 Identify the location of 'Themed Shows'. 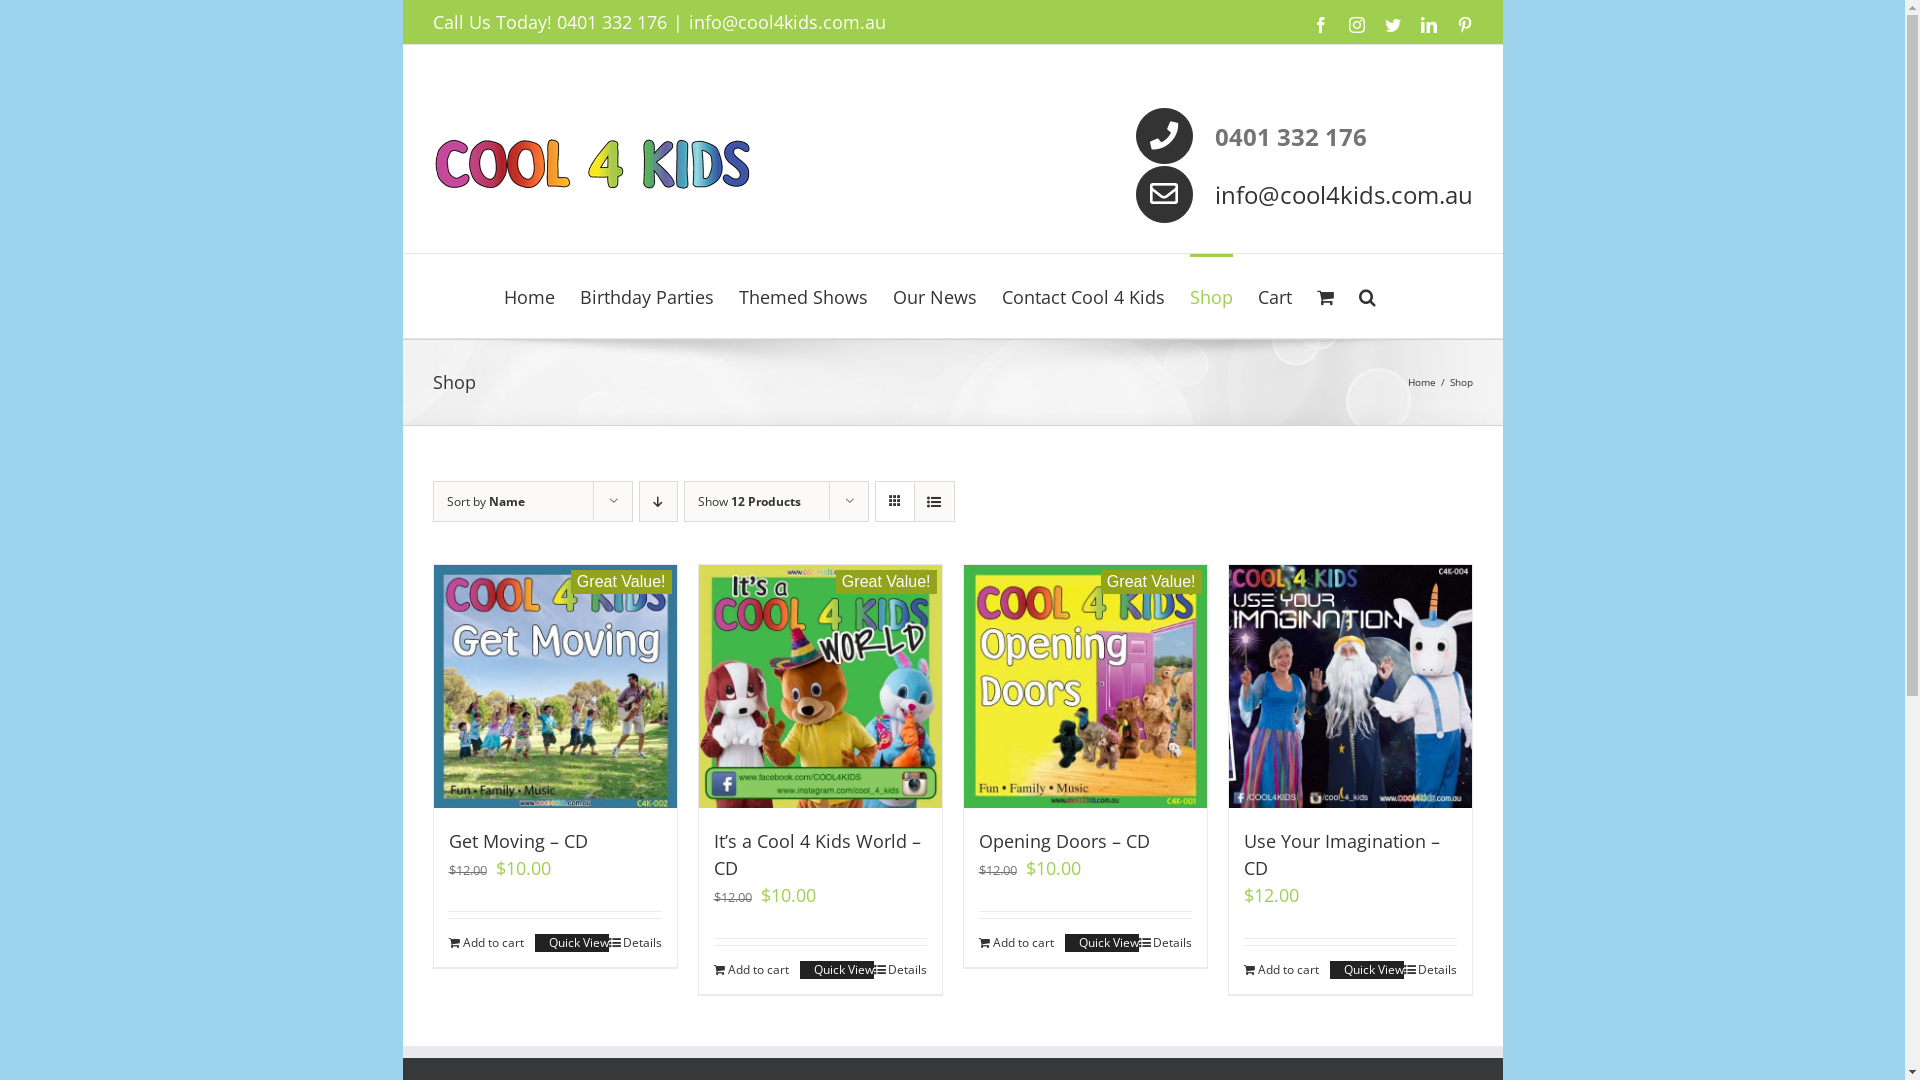
(803, 296).